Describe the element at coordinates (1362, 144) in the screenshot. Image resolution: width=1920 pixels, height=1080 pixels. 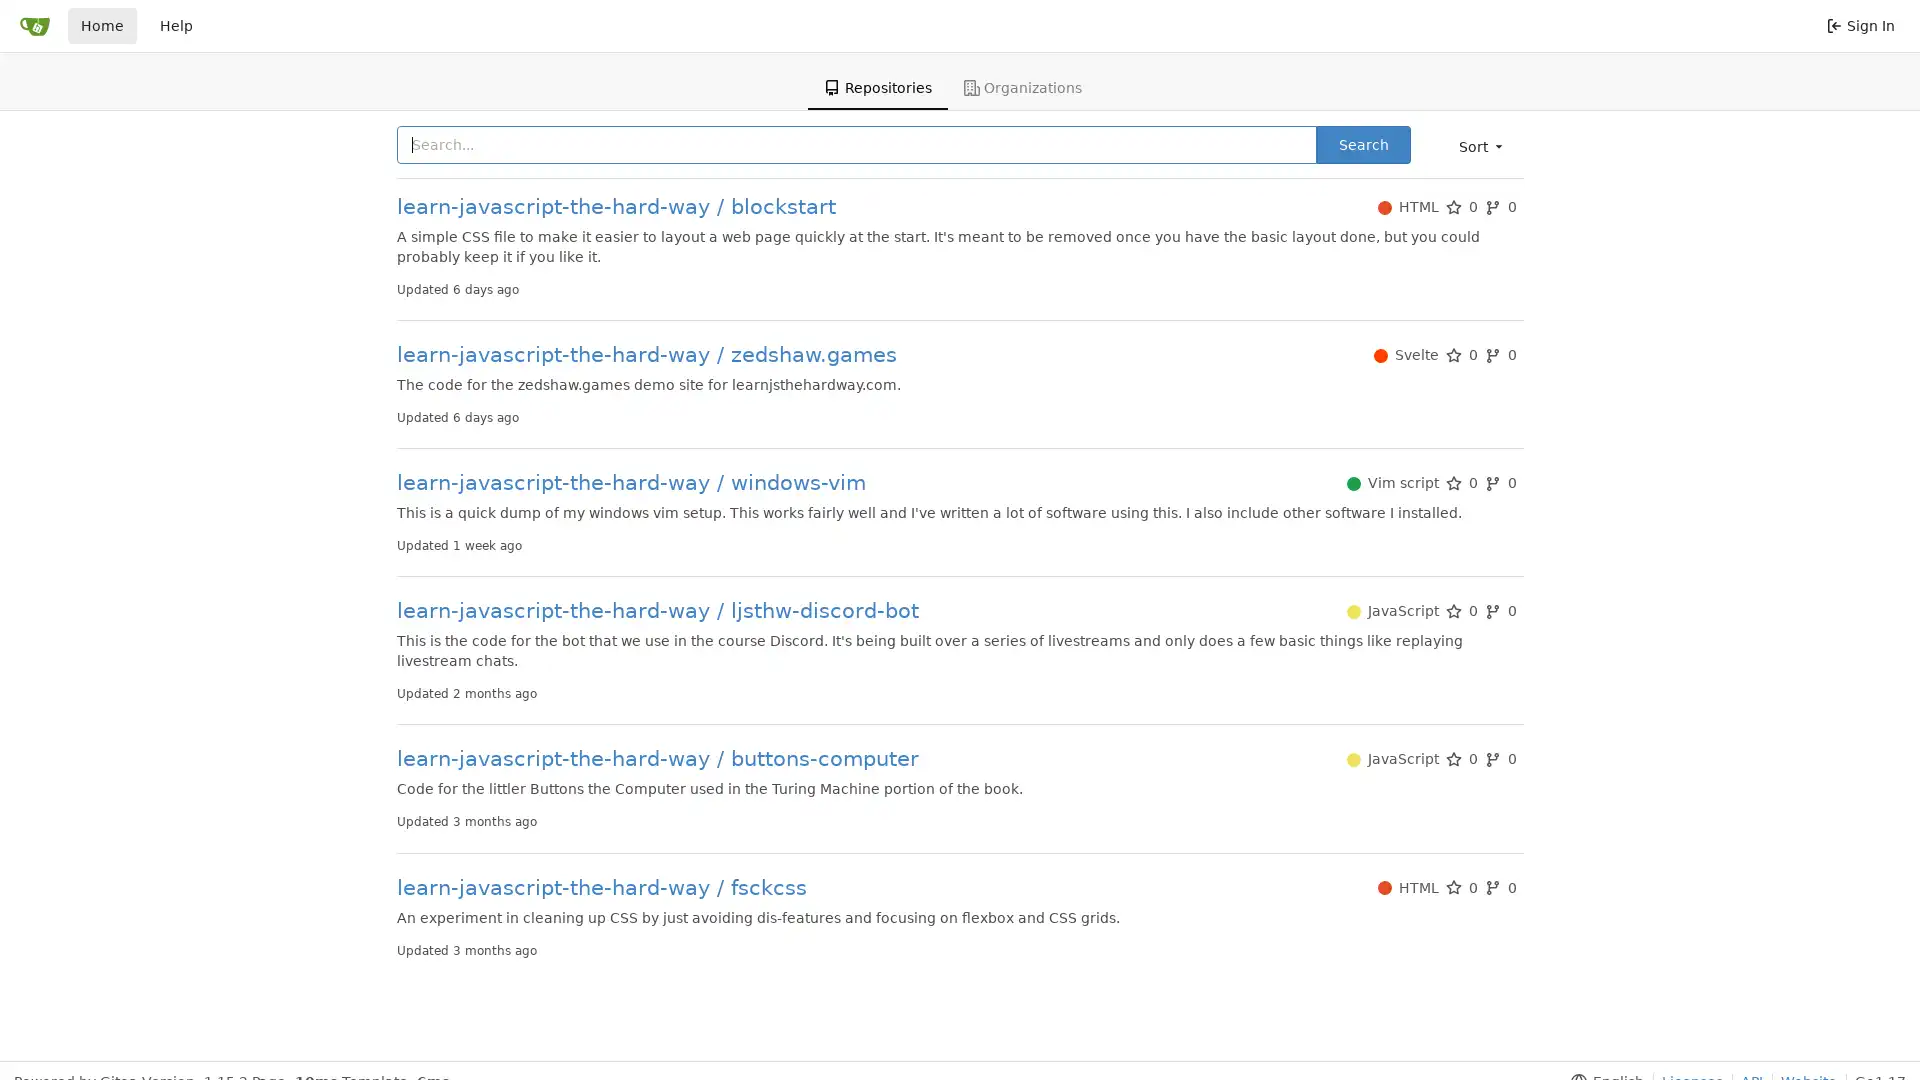
I see `Search` at that location.